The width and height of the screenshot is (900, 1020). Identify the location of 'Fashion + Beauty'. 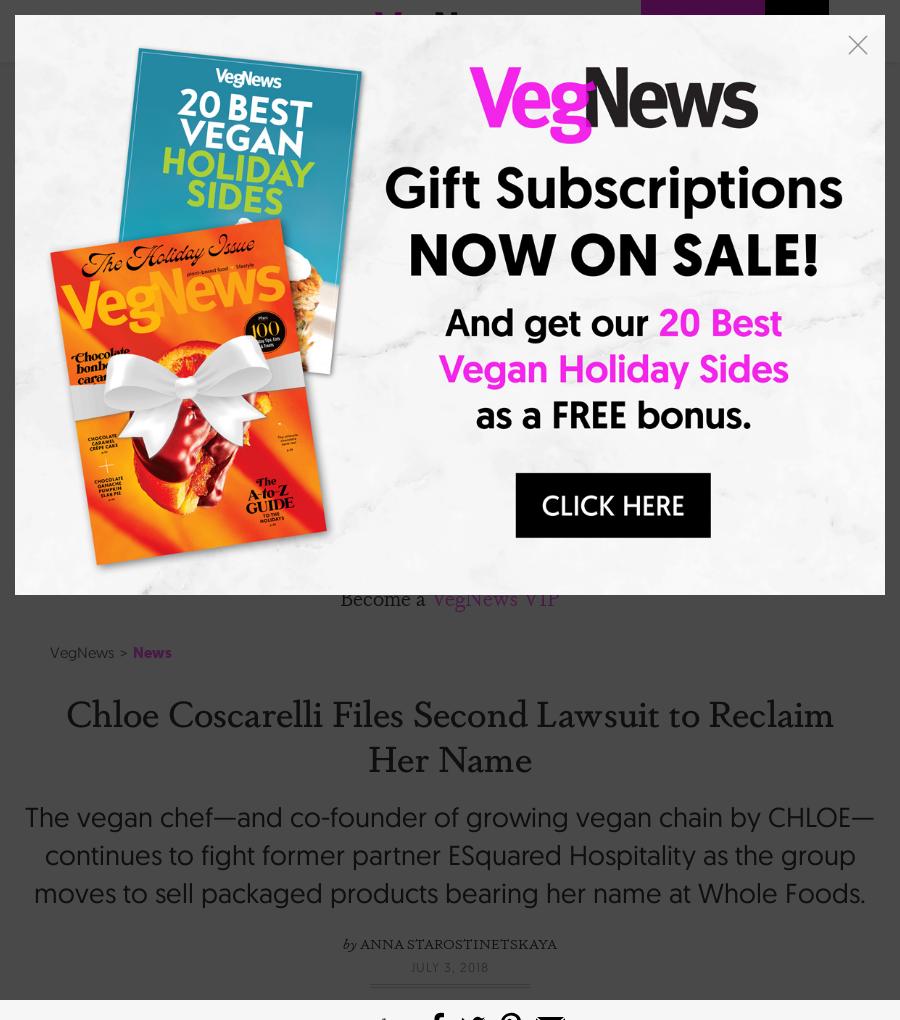
(408, 468).